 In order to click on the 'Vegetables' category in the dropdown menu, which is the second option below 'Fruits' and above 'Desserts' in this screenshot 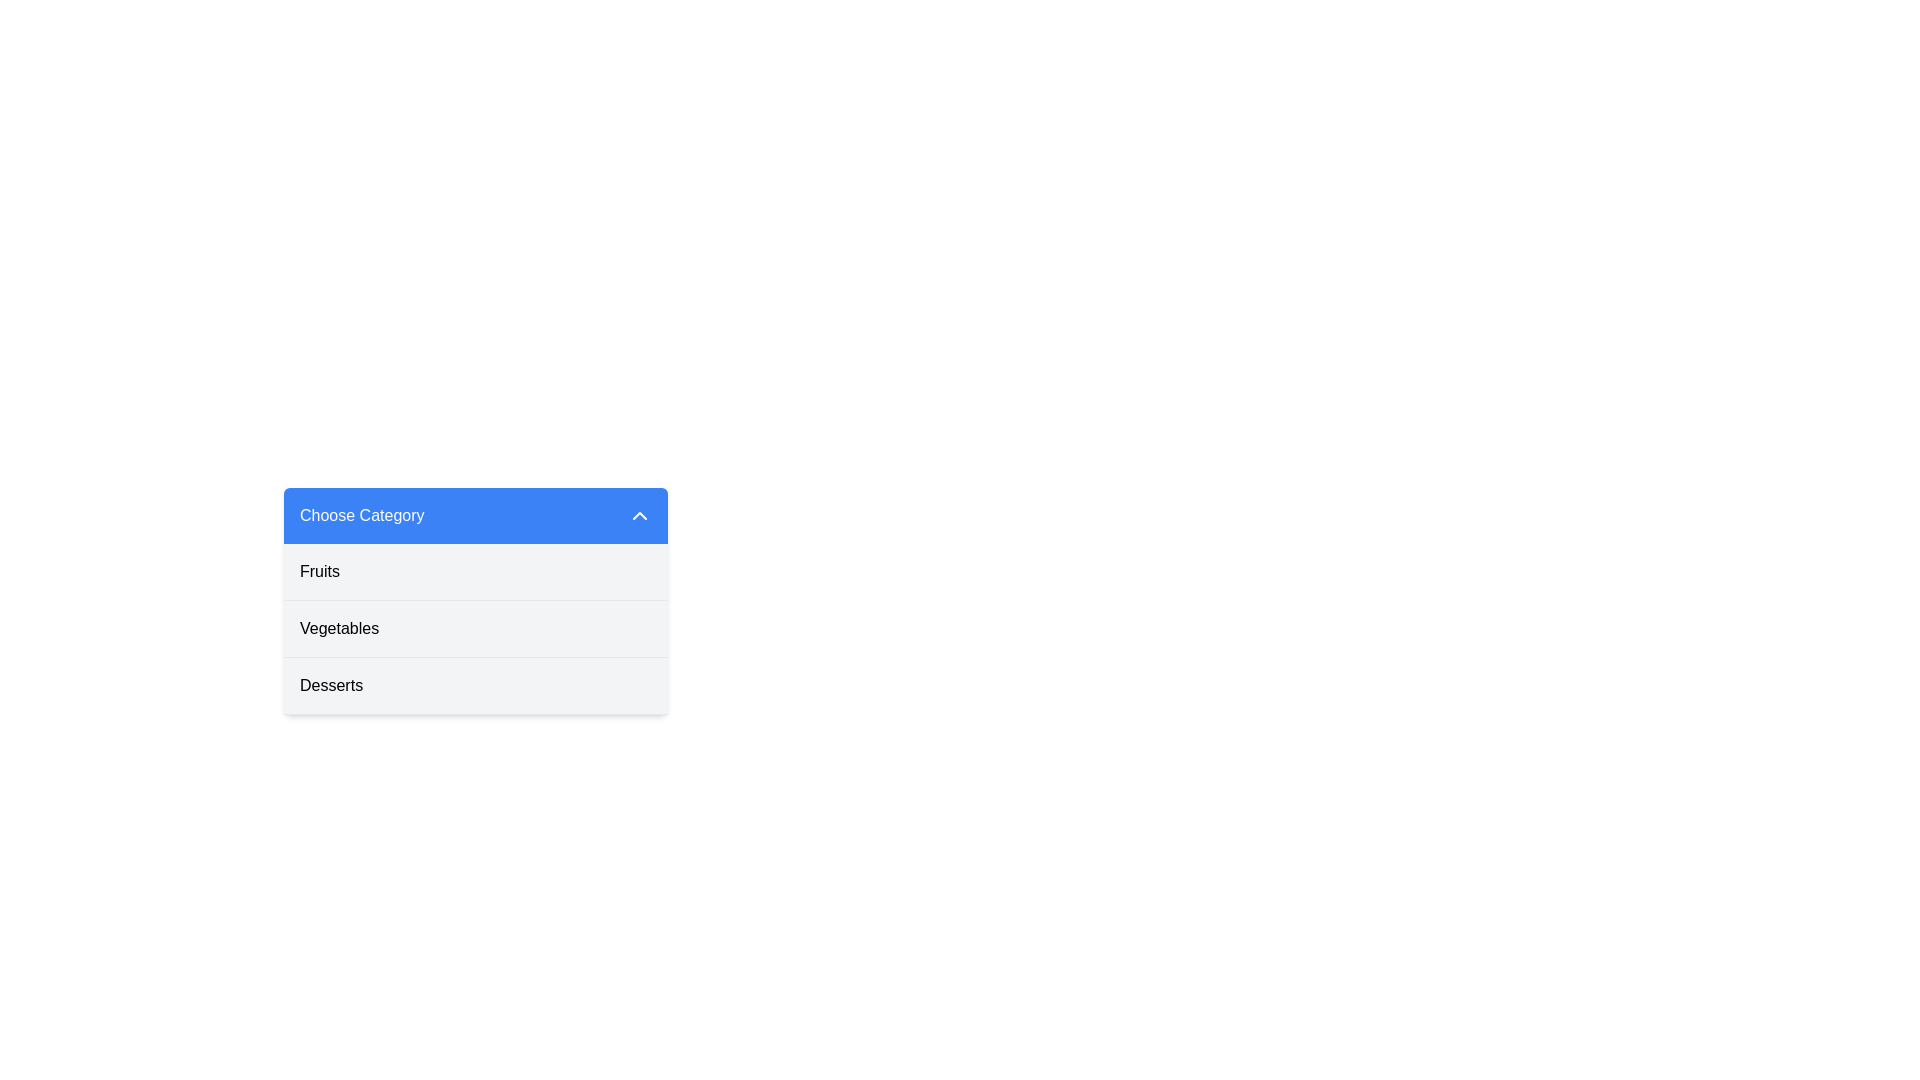, I will do `click(474, 627)`.